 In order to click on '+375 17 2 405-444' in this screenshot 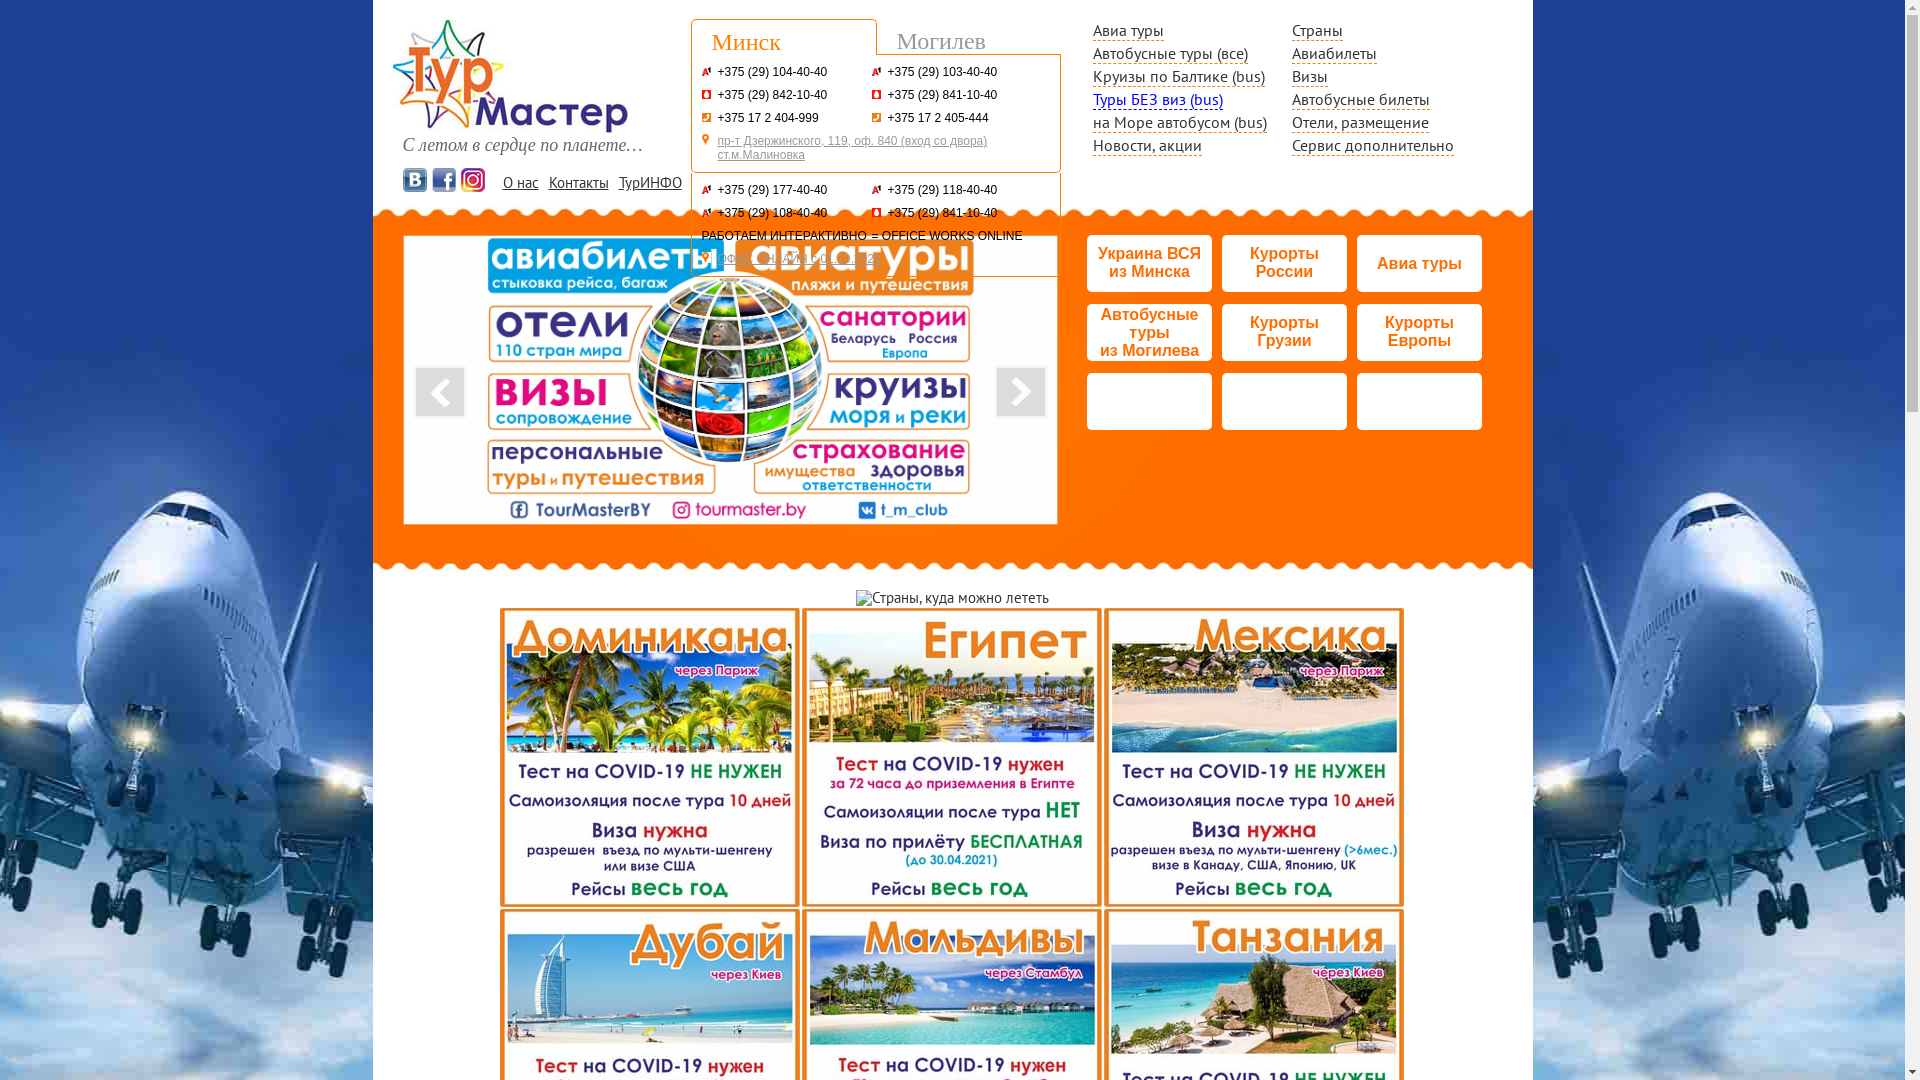, I will do `click(937, 118)`.